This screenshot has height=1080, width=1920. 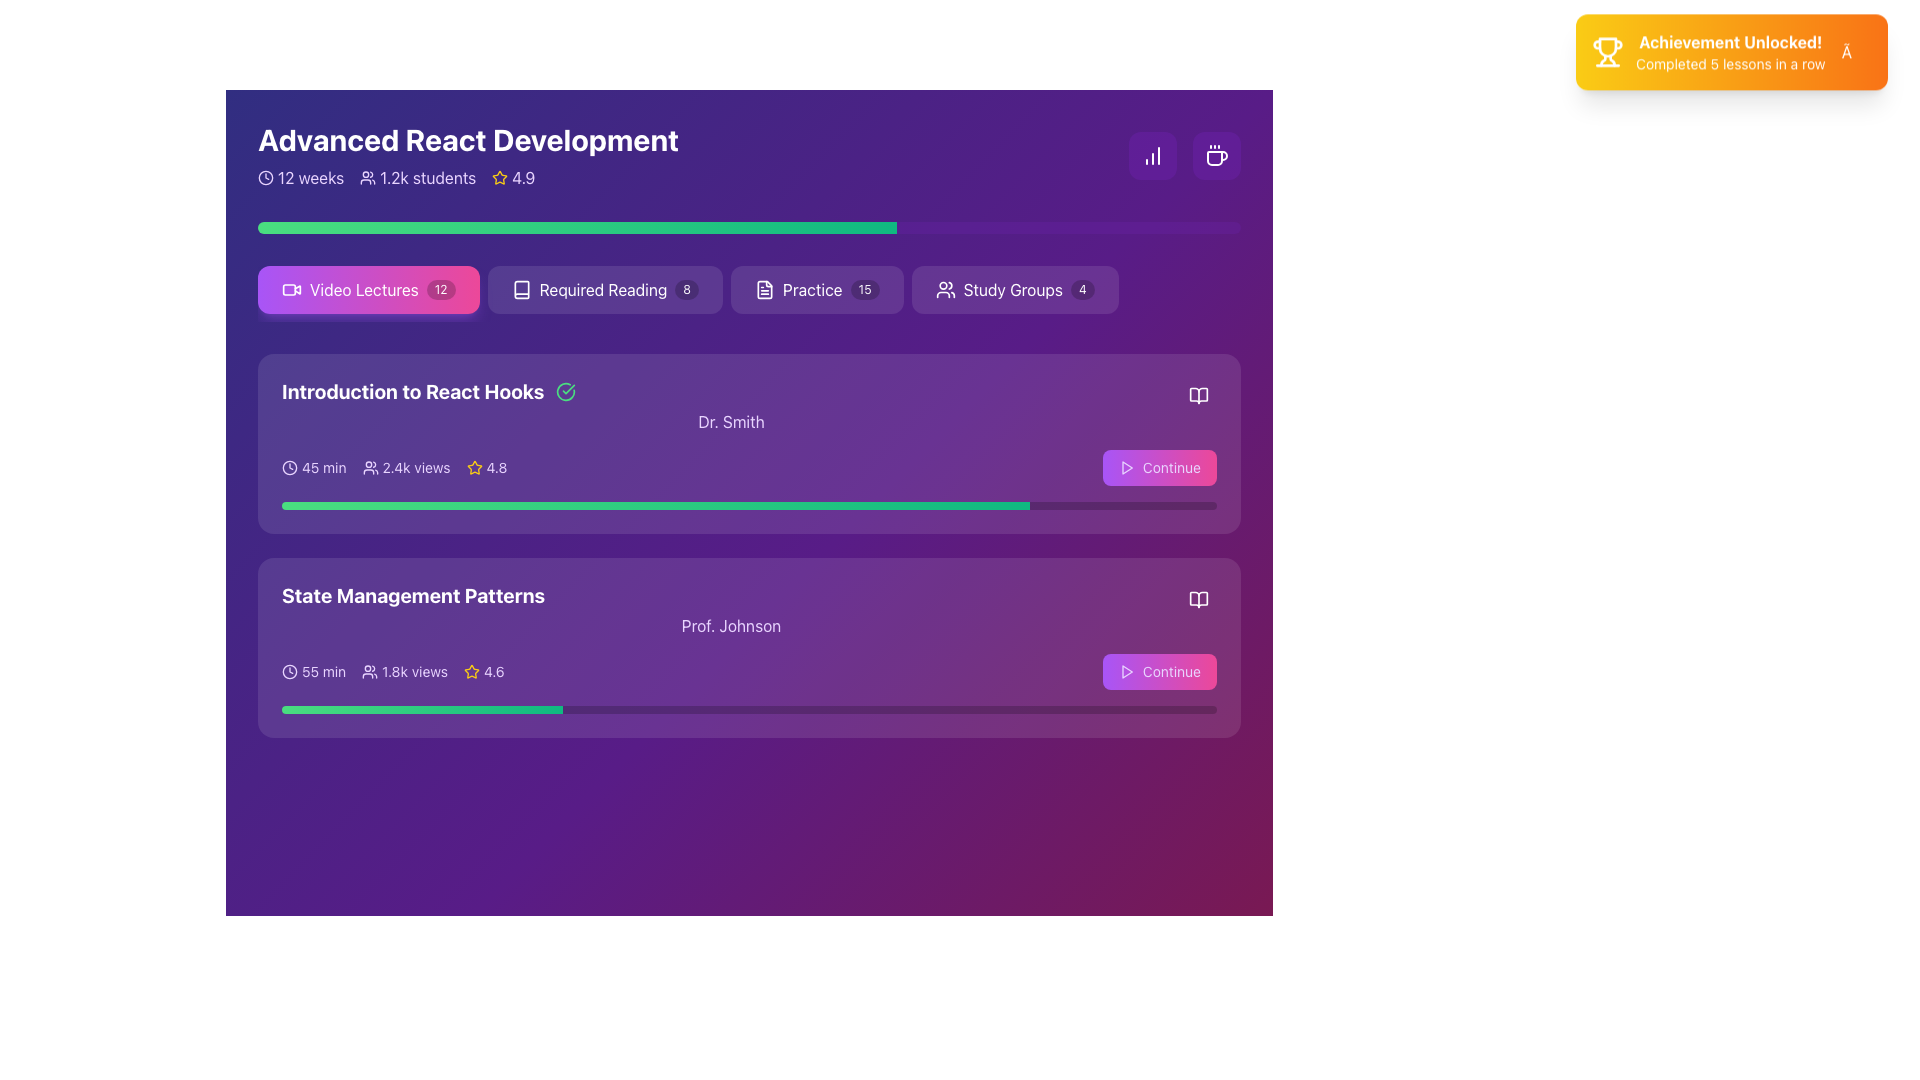 What do you see at coordinates (421, 708) in the screenshot?
I see `the gradient progress bar that visually indicates progress related to 'State Management Patterns', which is styled with rounded edges and located near the bottom of the section` at bounding box center [421, 708].